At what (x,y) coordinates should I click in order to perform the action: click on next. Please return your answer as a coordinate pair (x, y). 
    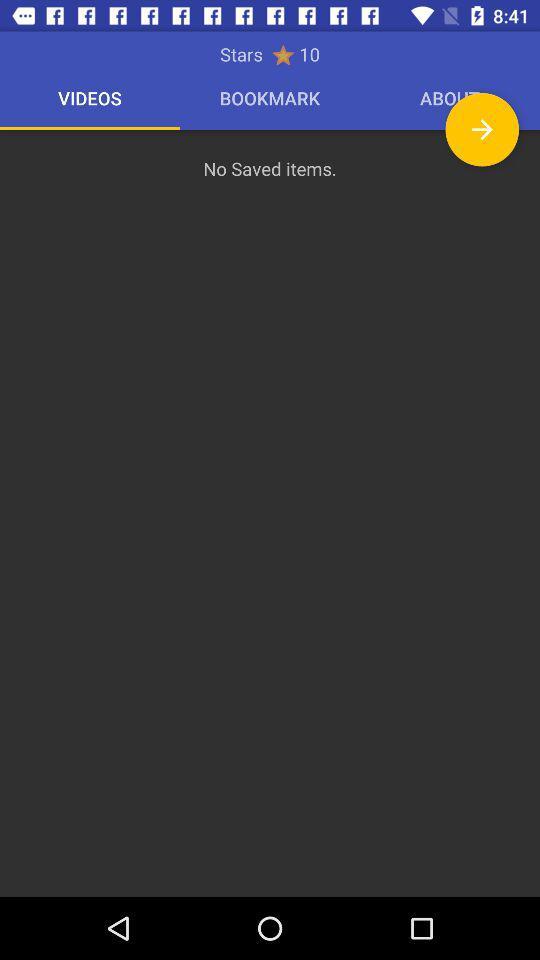
    Looking at the image, I should click on (481, 128).